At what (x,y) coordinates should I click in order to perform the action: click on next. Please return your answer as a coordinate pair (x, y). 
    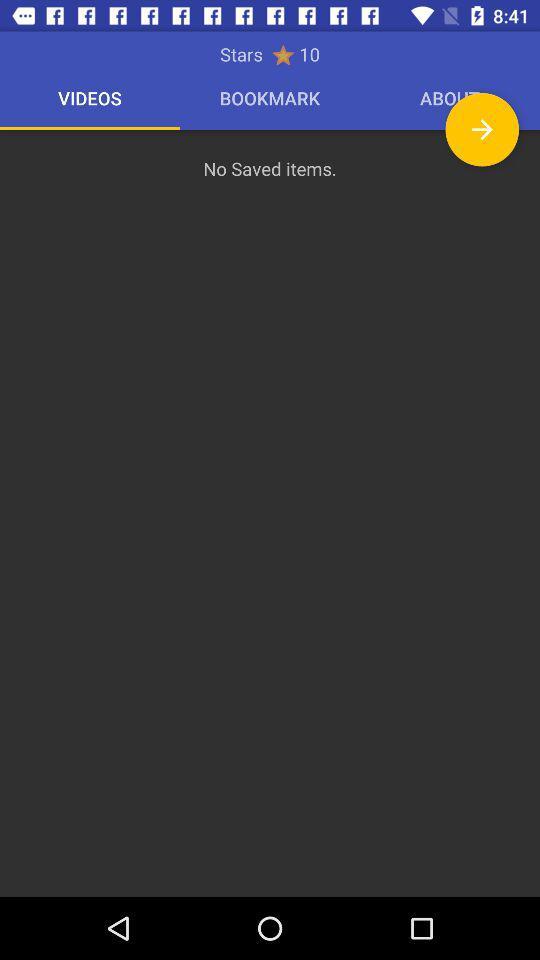
    Looking at the image, I should click on (481, 128).